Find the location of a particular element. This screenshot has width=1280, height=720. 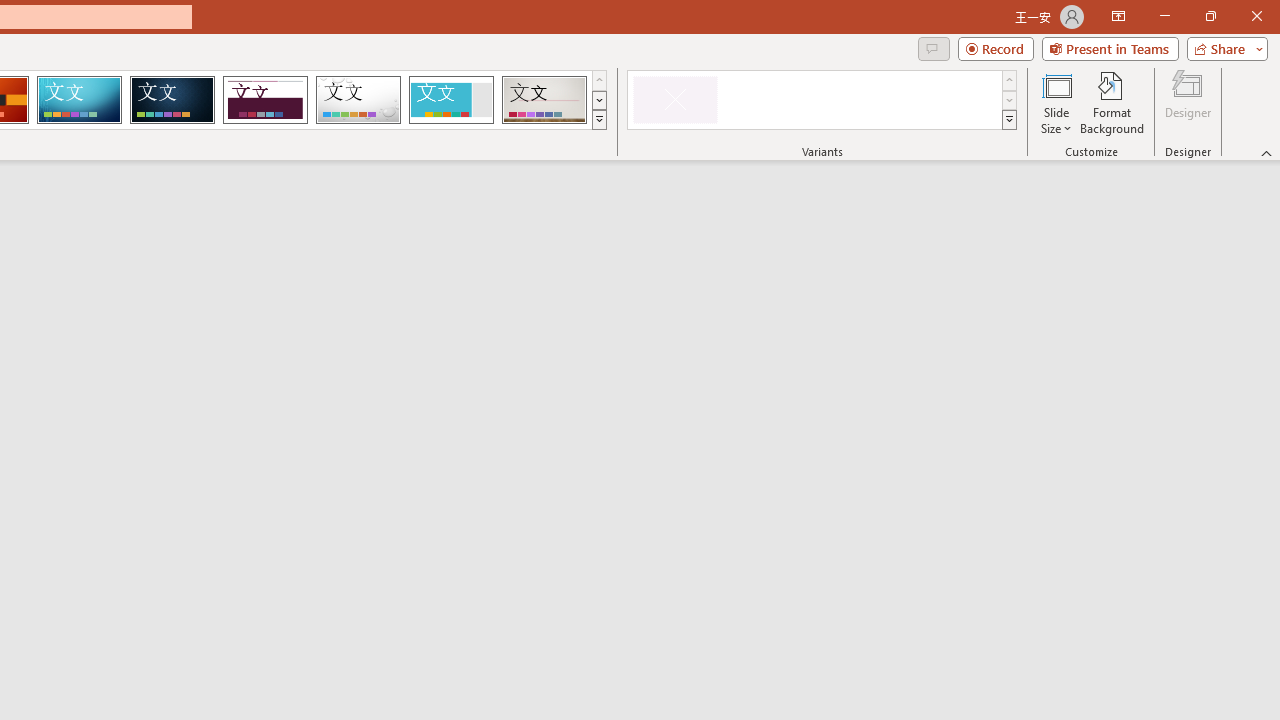

'Circuit Loading Preview...' is located at coordinates (79, 100).